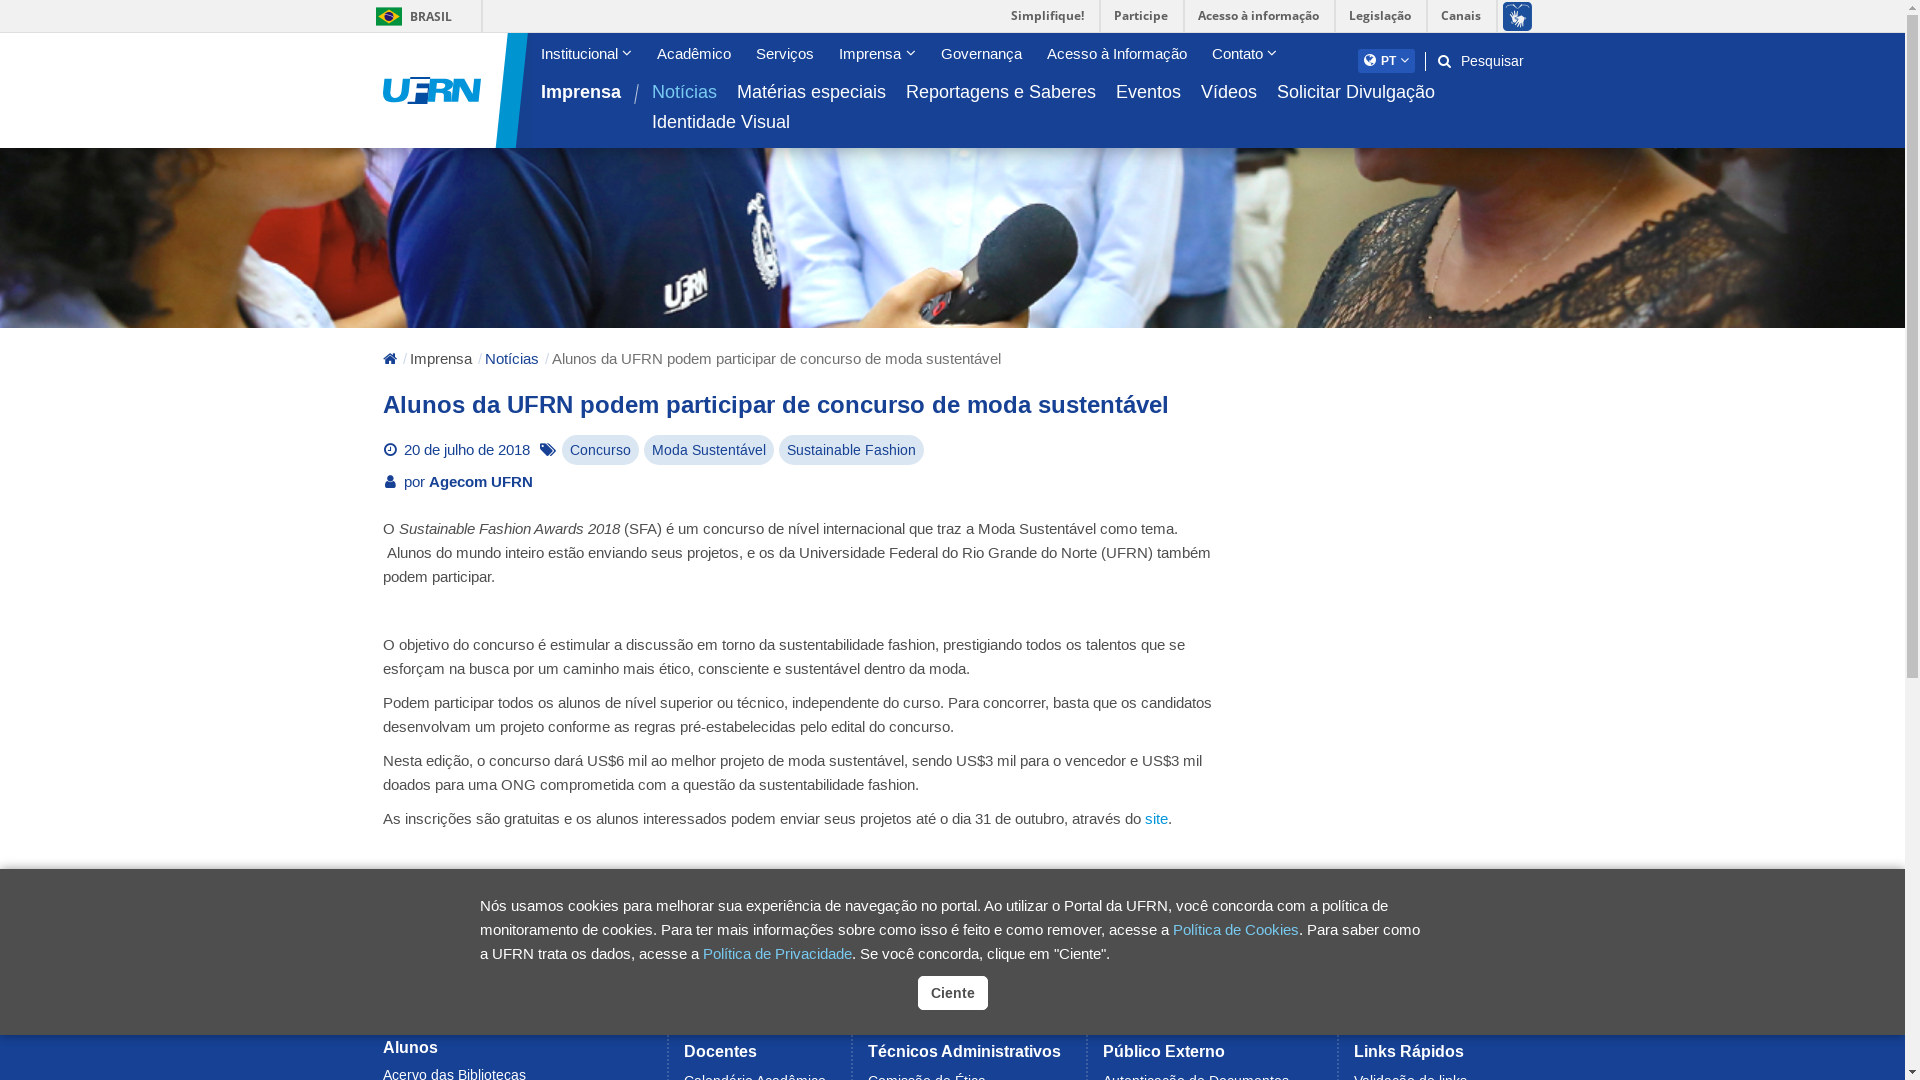  Describe the element at coordinates (599, 450) in the screenshot. I see `'Concurso'` at that location.